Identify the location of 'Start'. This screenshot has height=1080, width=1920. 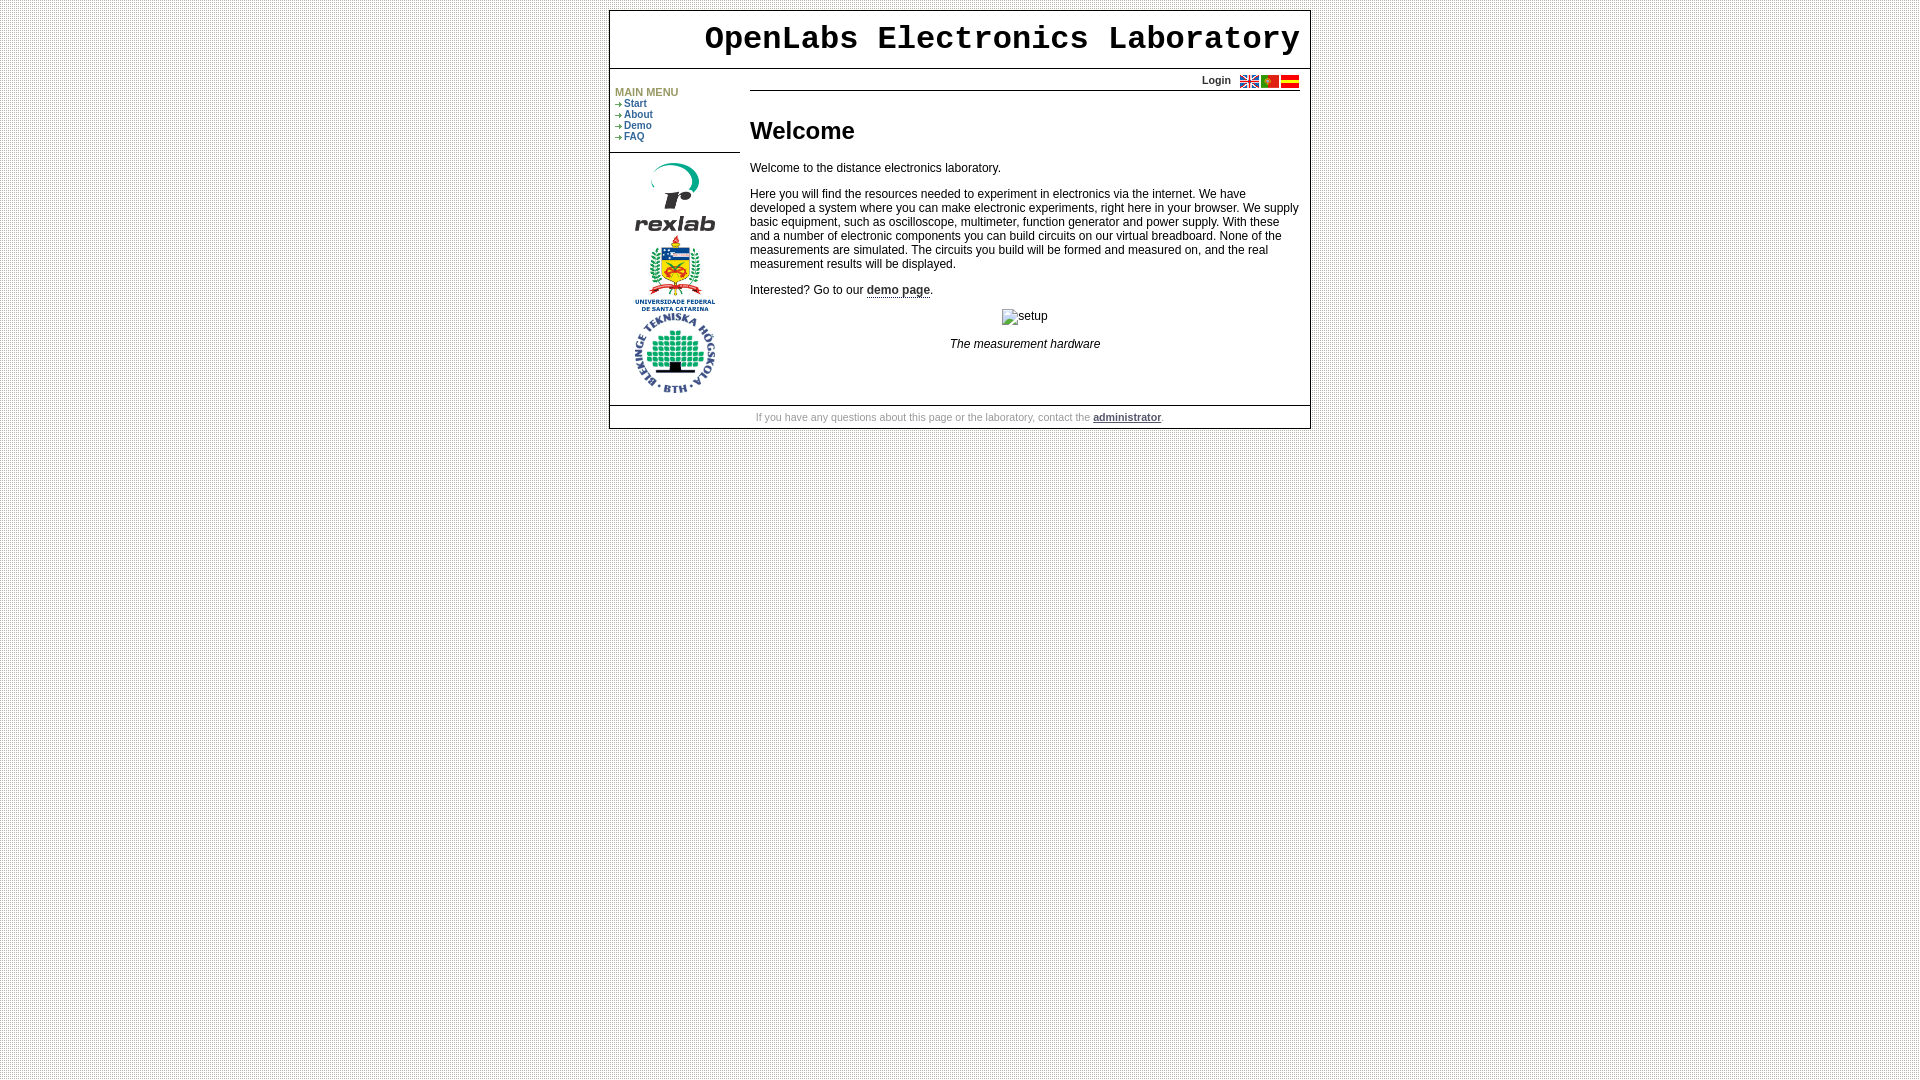
(634, 103).